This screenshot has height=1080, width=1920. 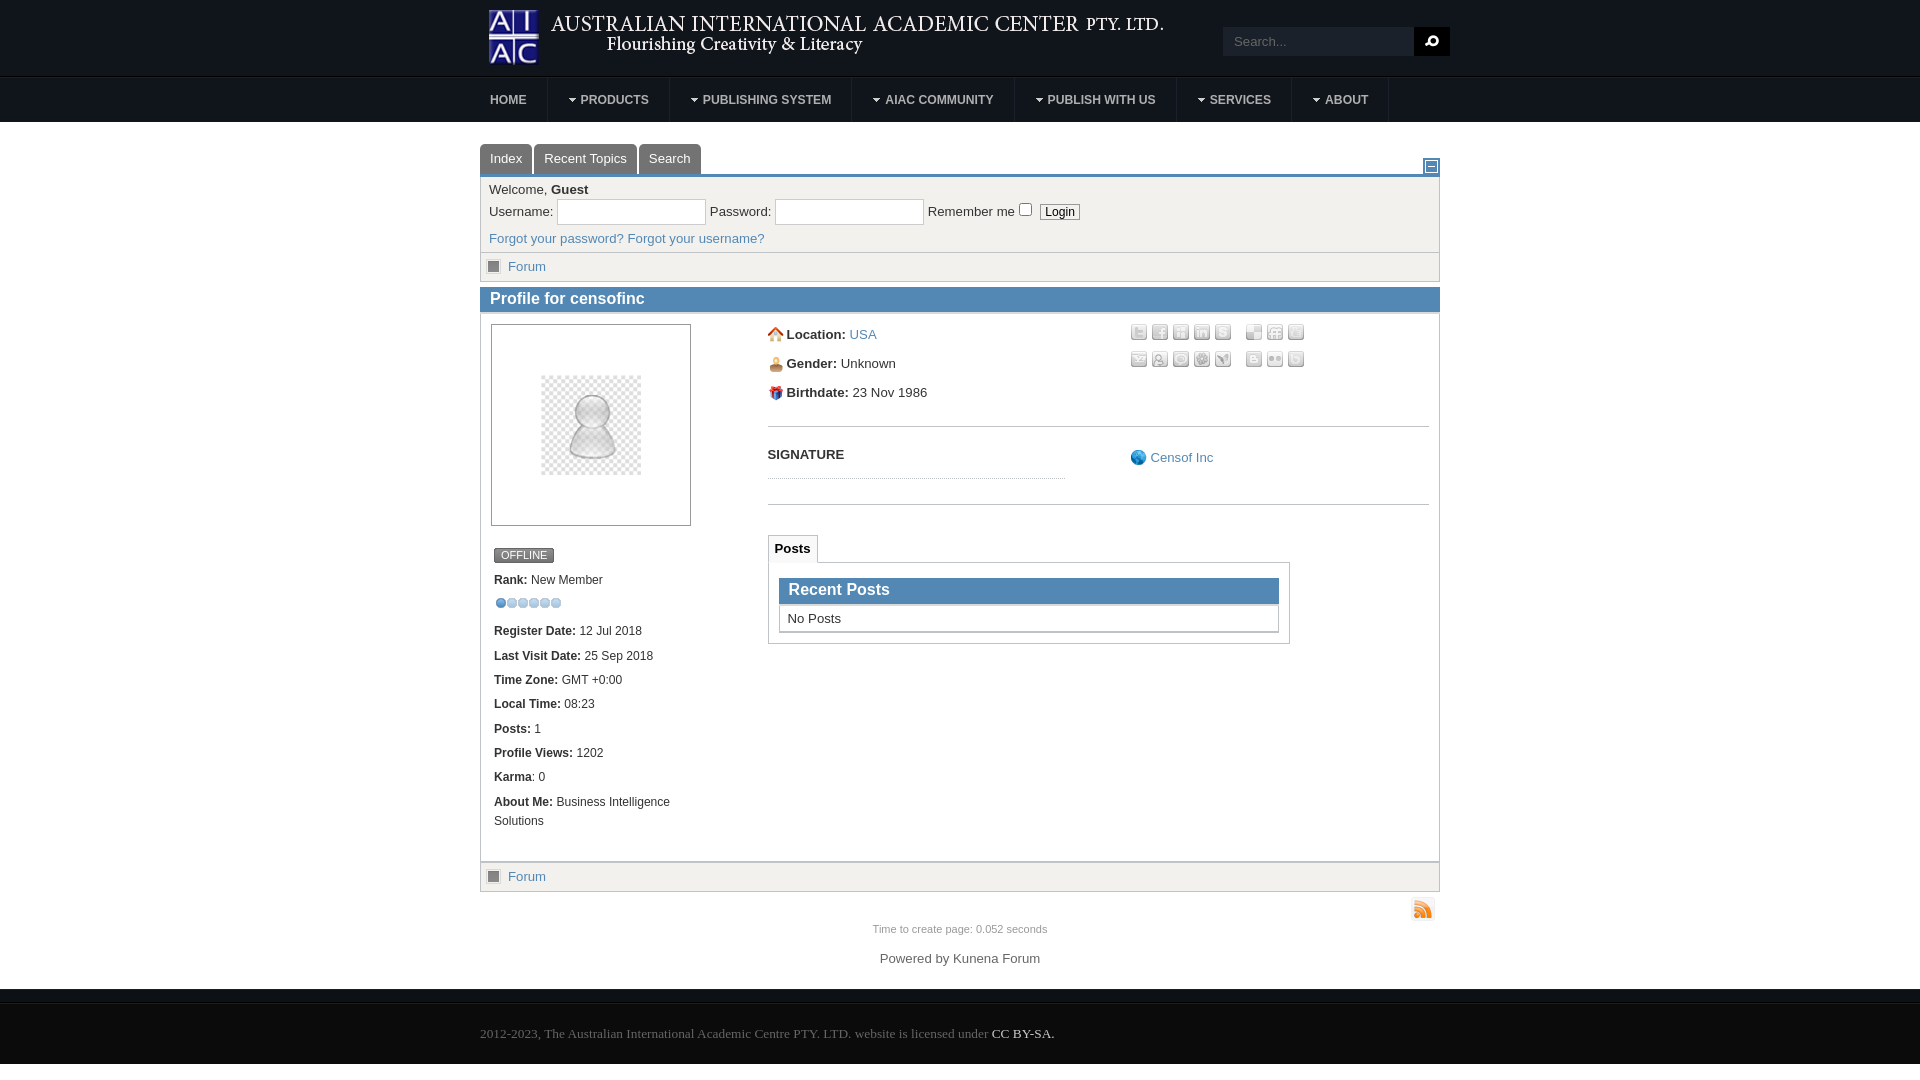 What do you see at coordinates (1059, 212) in the screenshot?
I see `'Login'` at bounding box center [1059, 212].